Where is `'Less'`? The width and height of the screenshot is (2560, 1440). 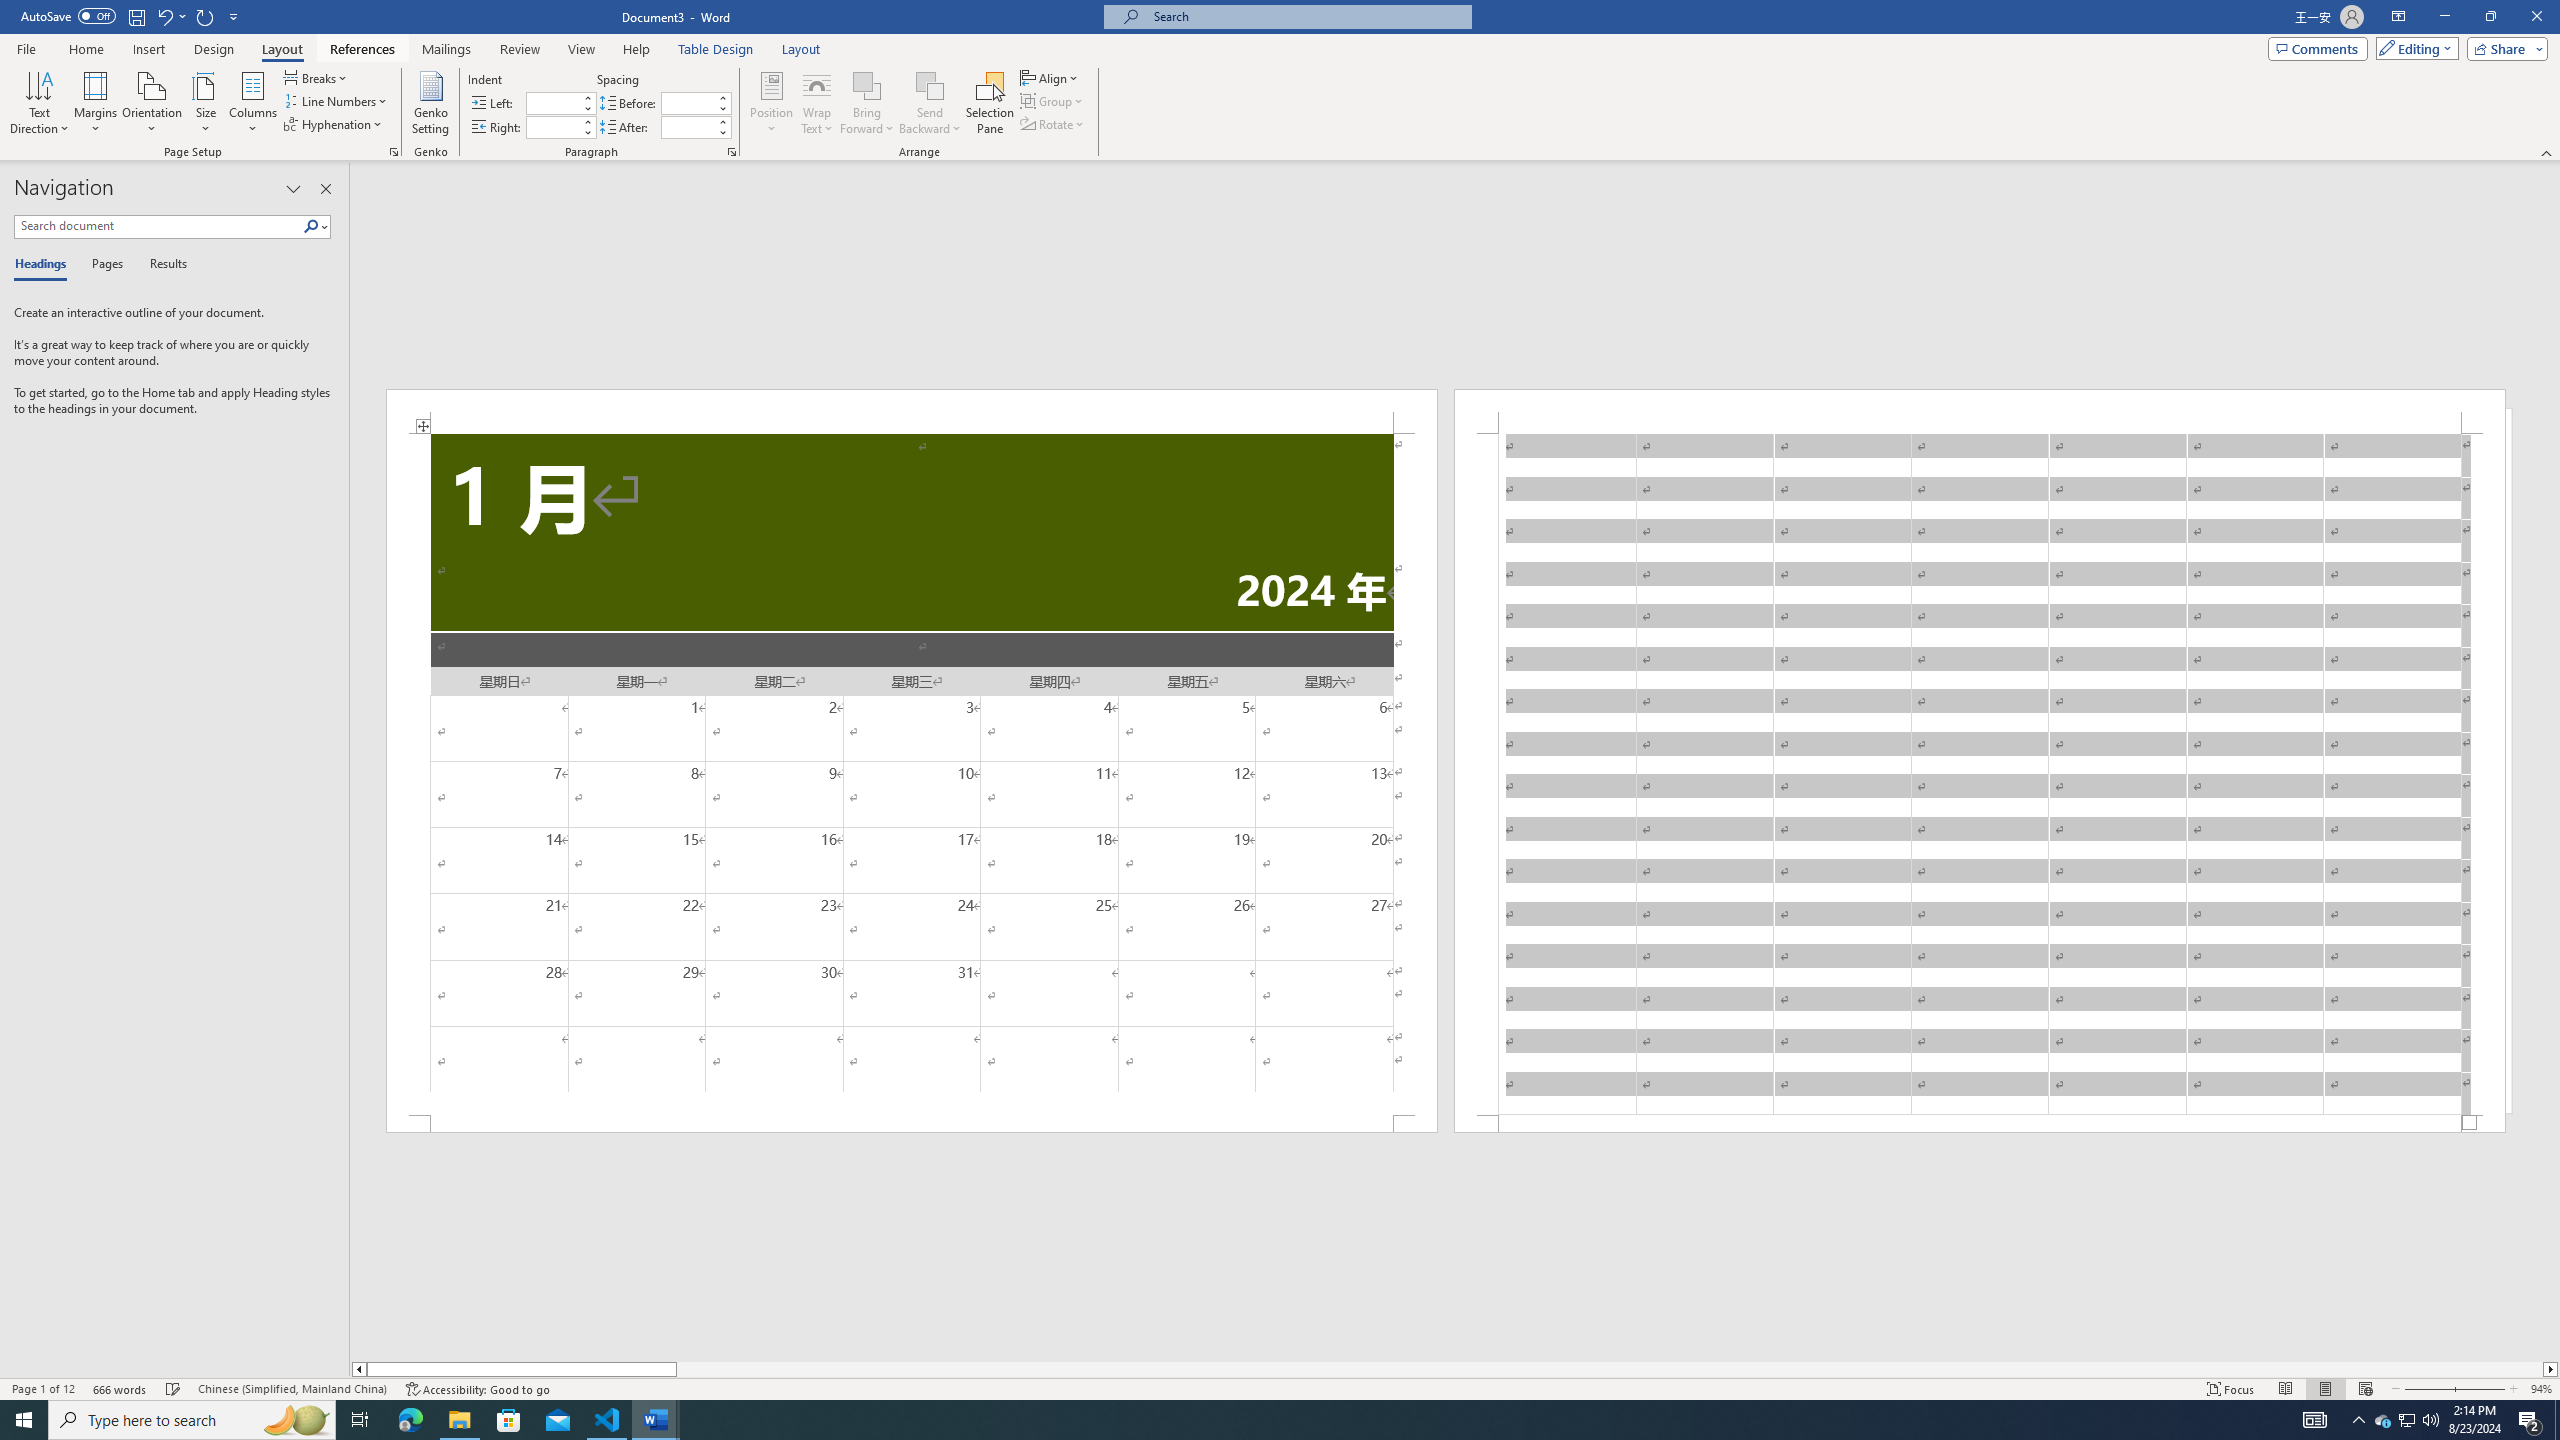 'Less' is located at coordinates (722, 131).